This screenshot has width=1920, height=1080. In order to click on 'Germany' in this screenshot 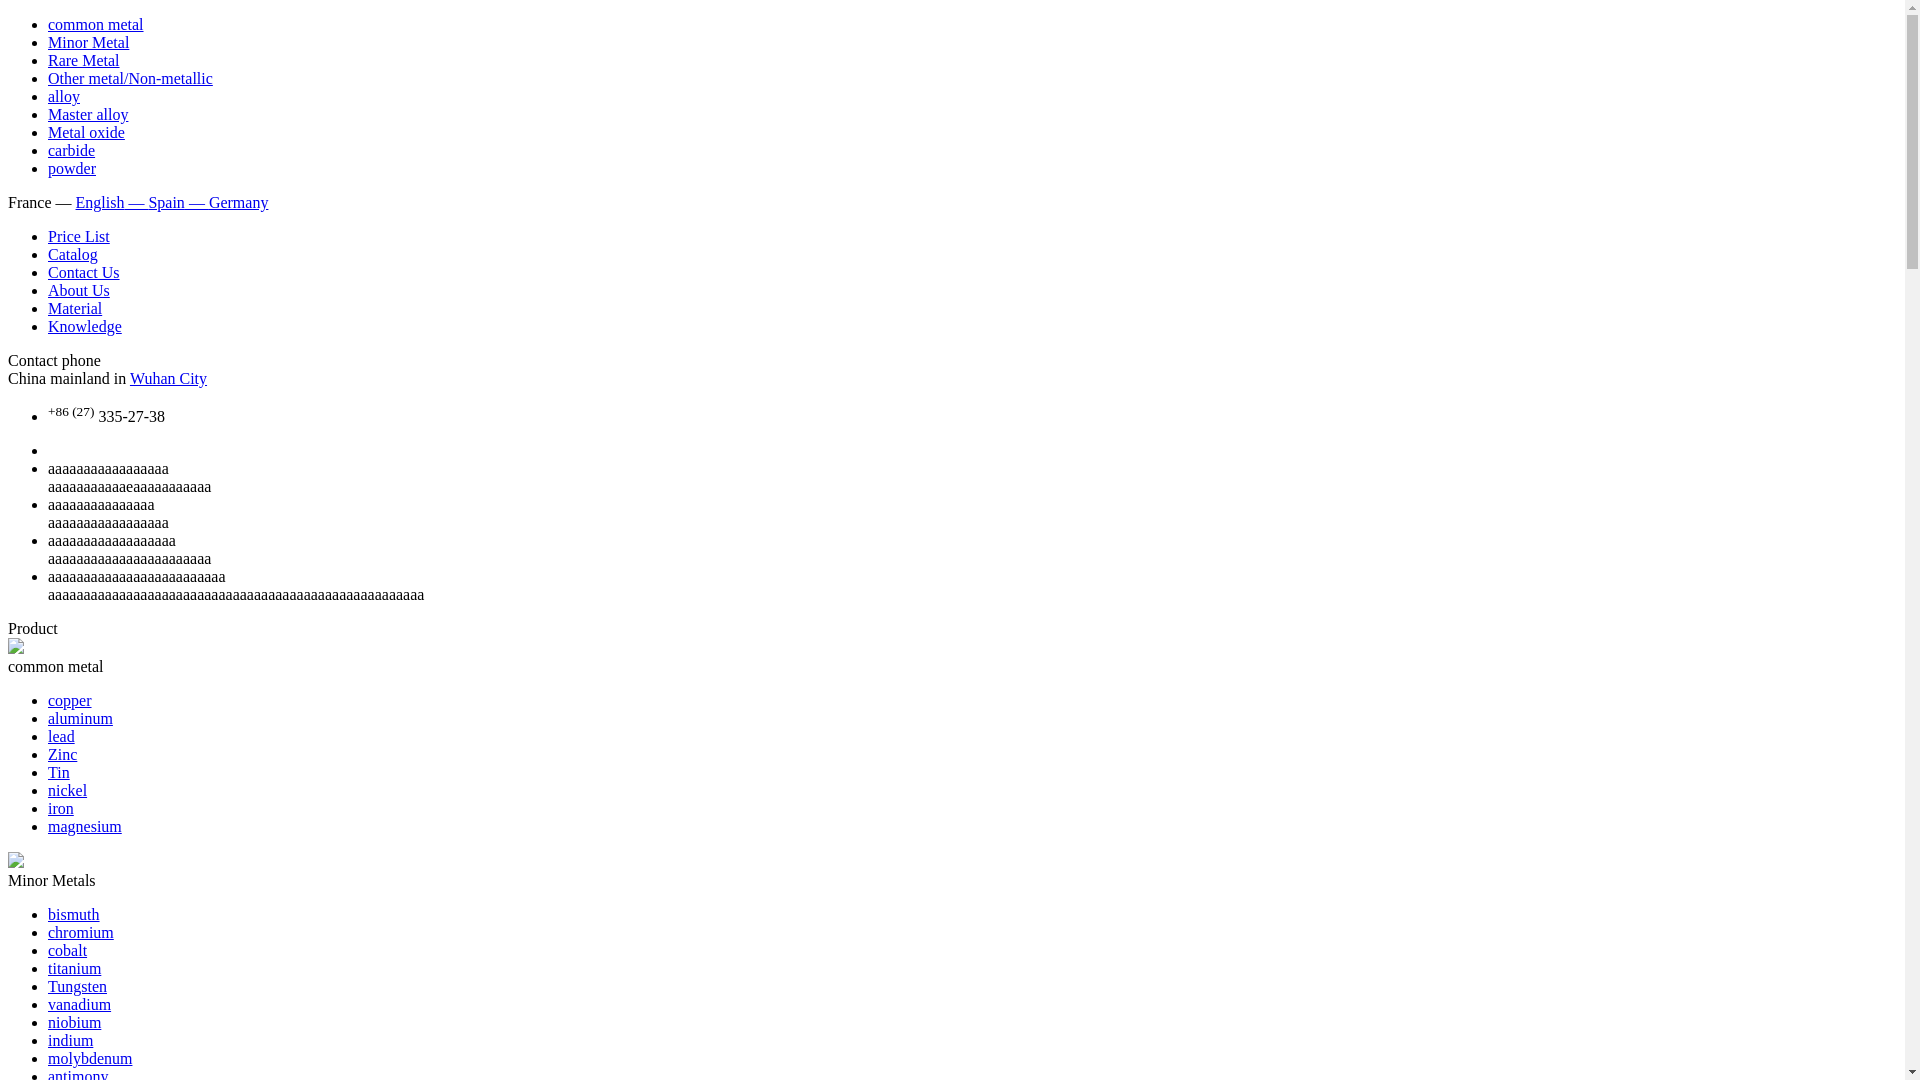, I will do `click(239, 202)`.